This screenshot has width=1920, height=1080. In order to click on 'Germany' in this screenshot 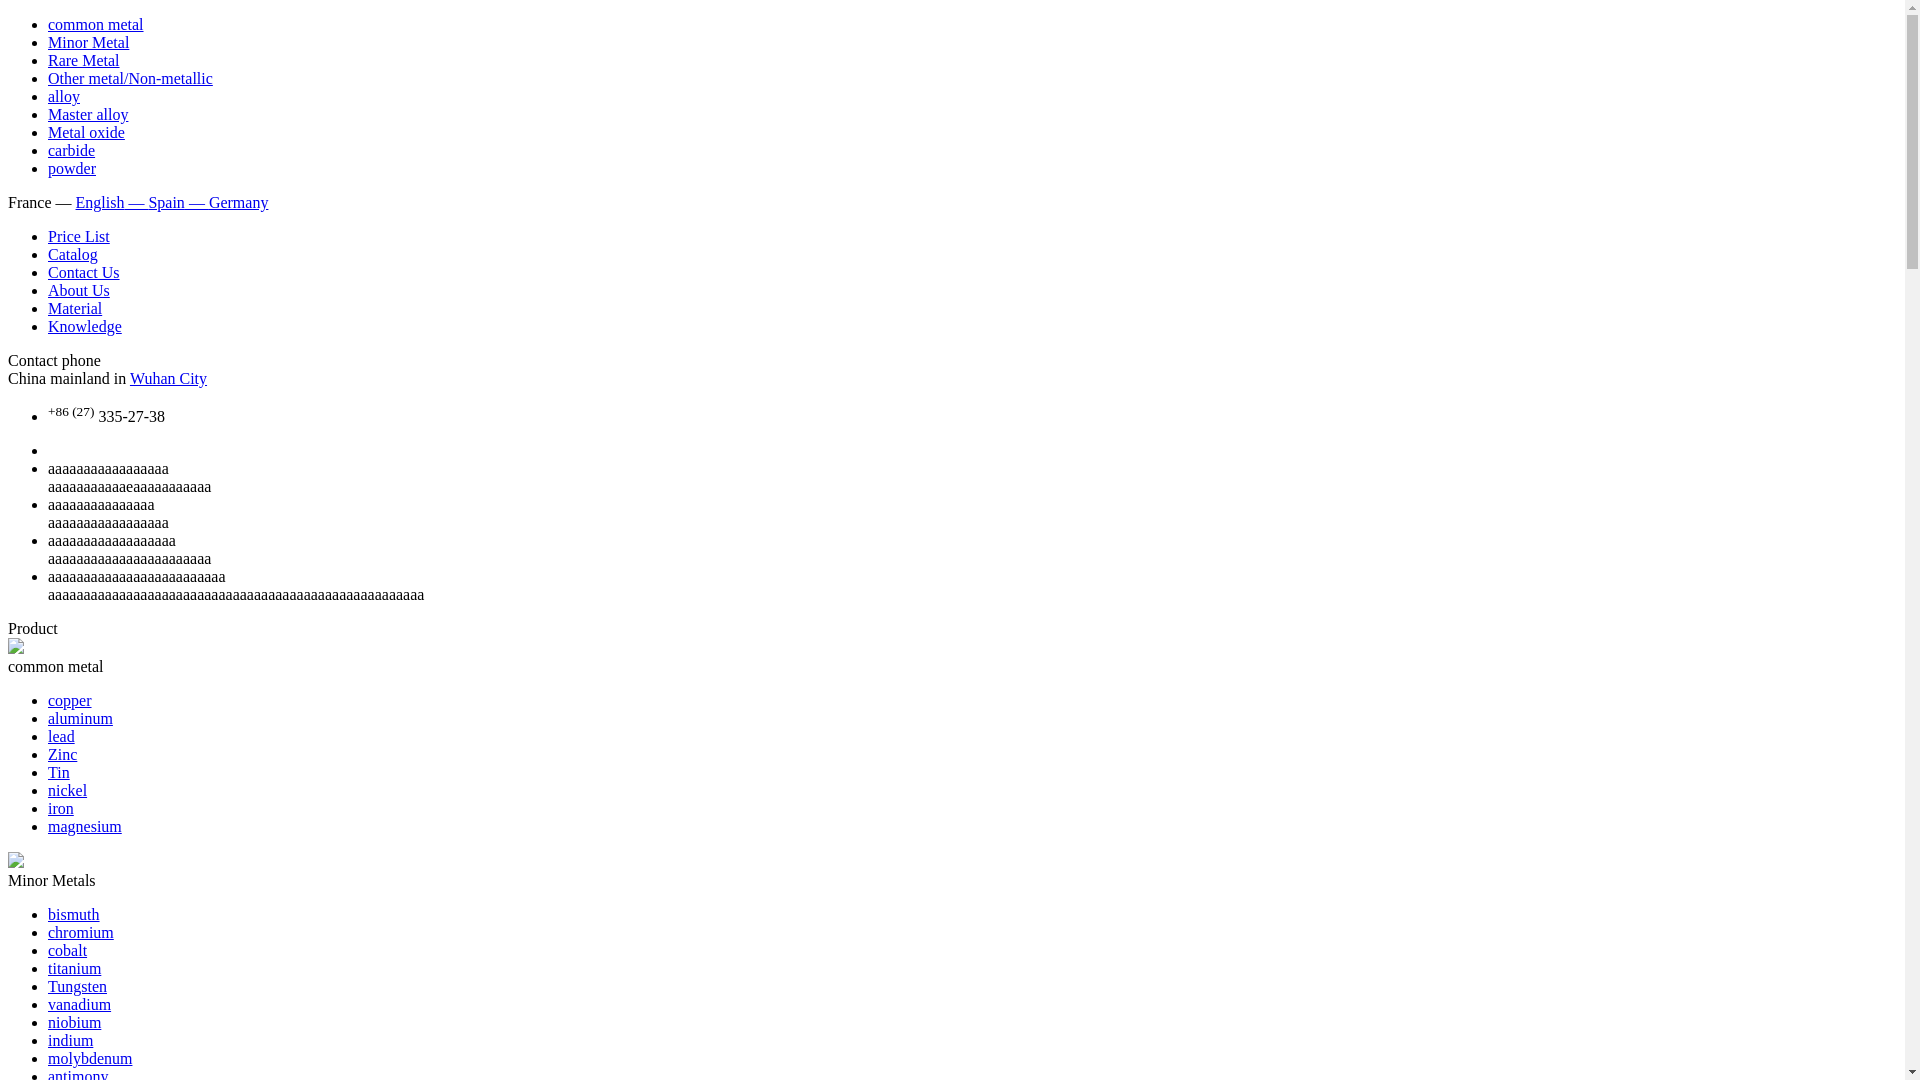, I will do `click(239, 202)`.